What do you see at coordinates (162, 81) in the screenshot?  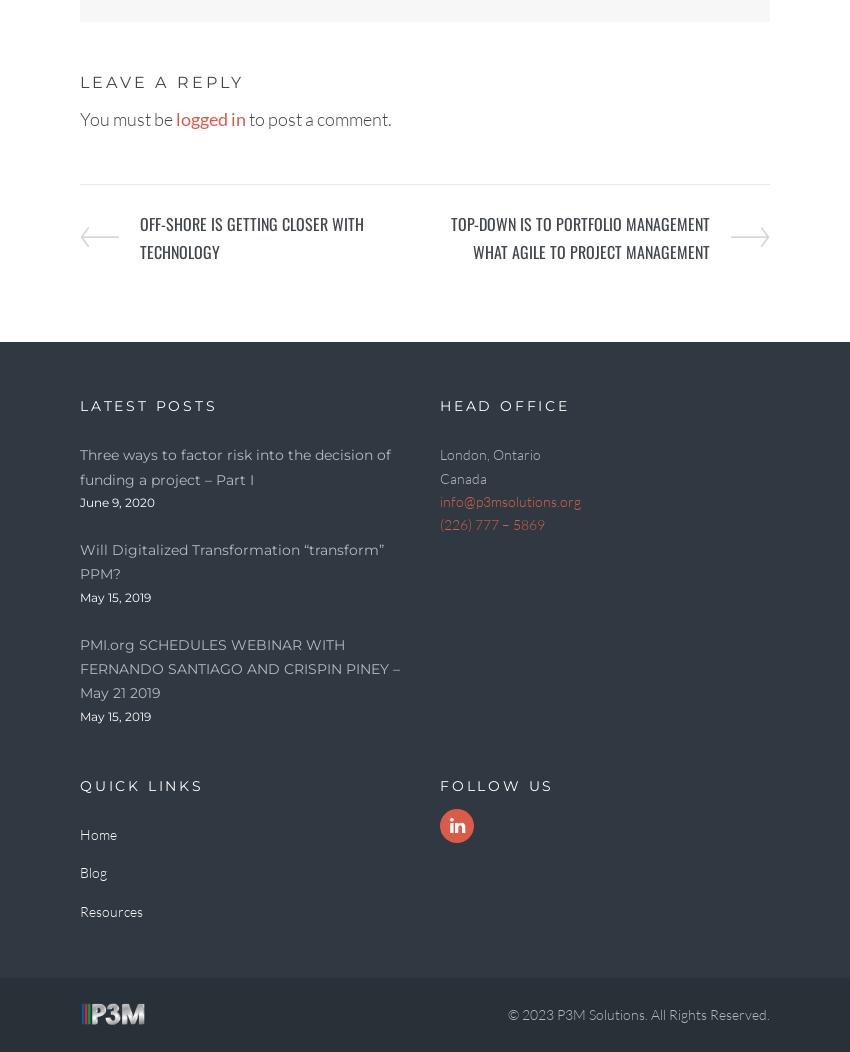 I see `'Leave a reply'` at bounding box center [162, 81].